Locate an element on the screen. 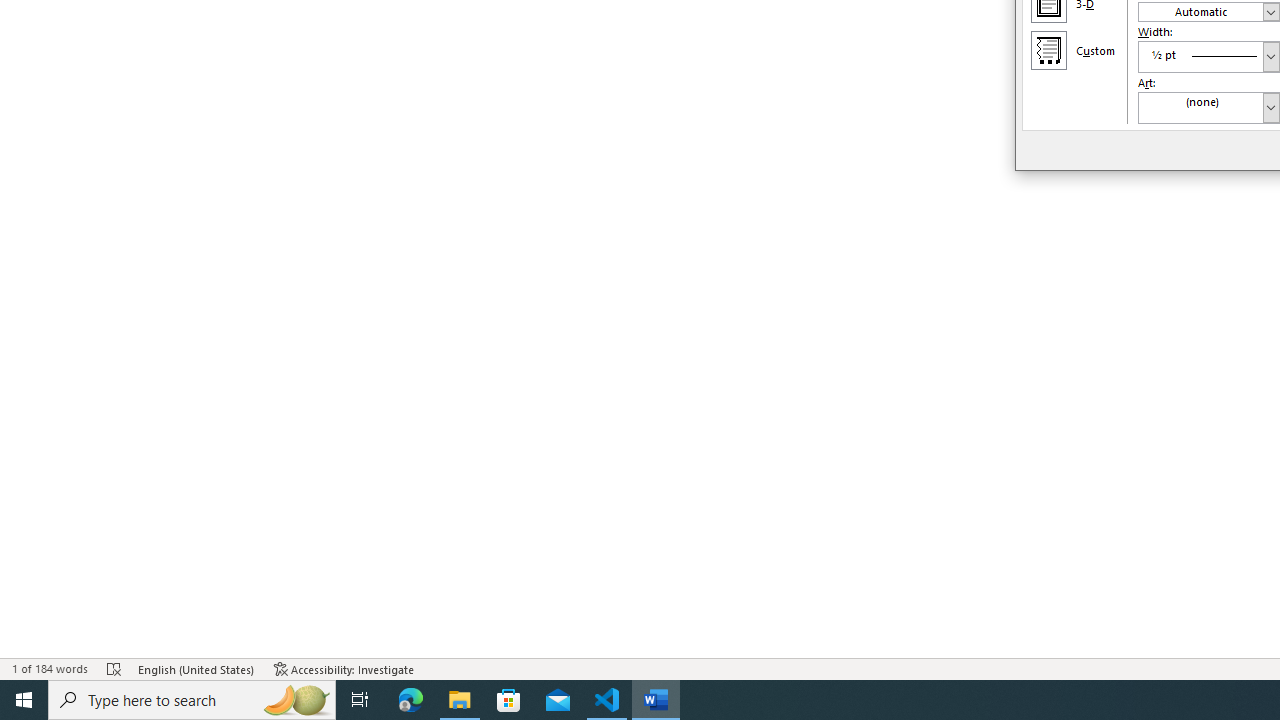 The image size is (1280, 720). 'File Explorer - 1 running window' is located at coordinates (459, 698).